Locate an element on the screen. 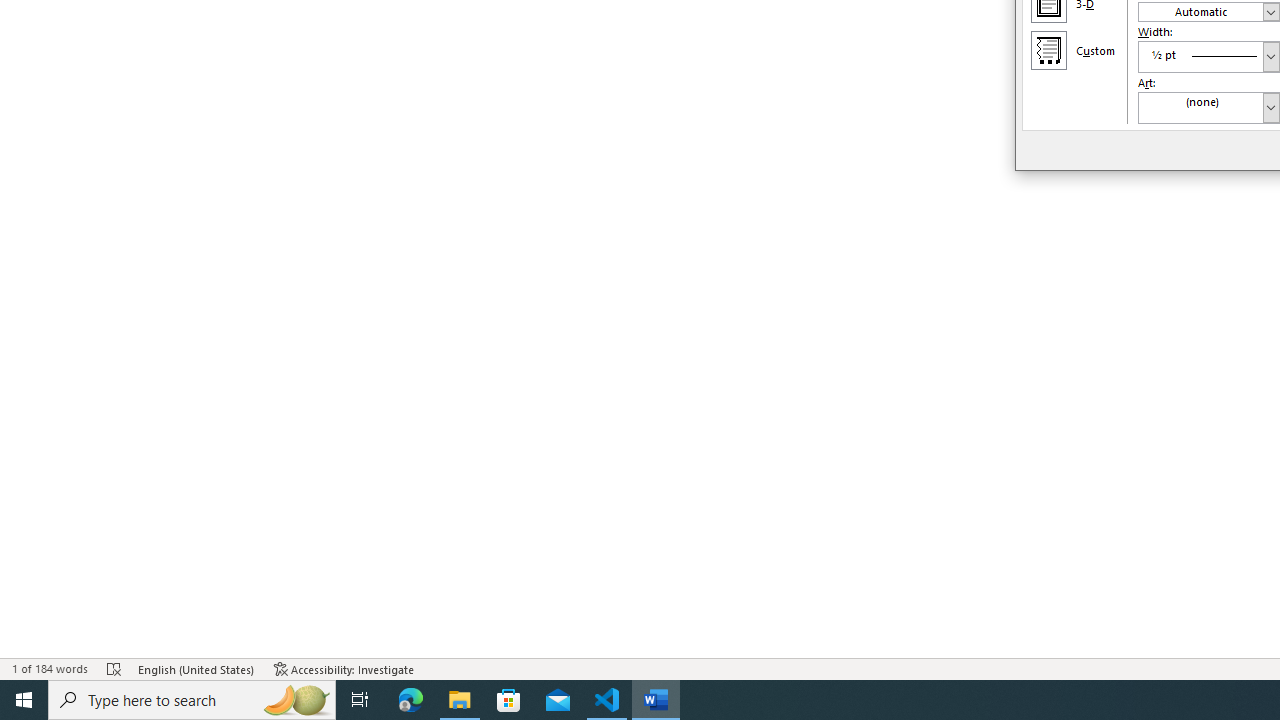 The image size is (1280, 720). 'File Explorer - 1 running window' is located at coordinates (459, 698).